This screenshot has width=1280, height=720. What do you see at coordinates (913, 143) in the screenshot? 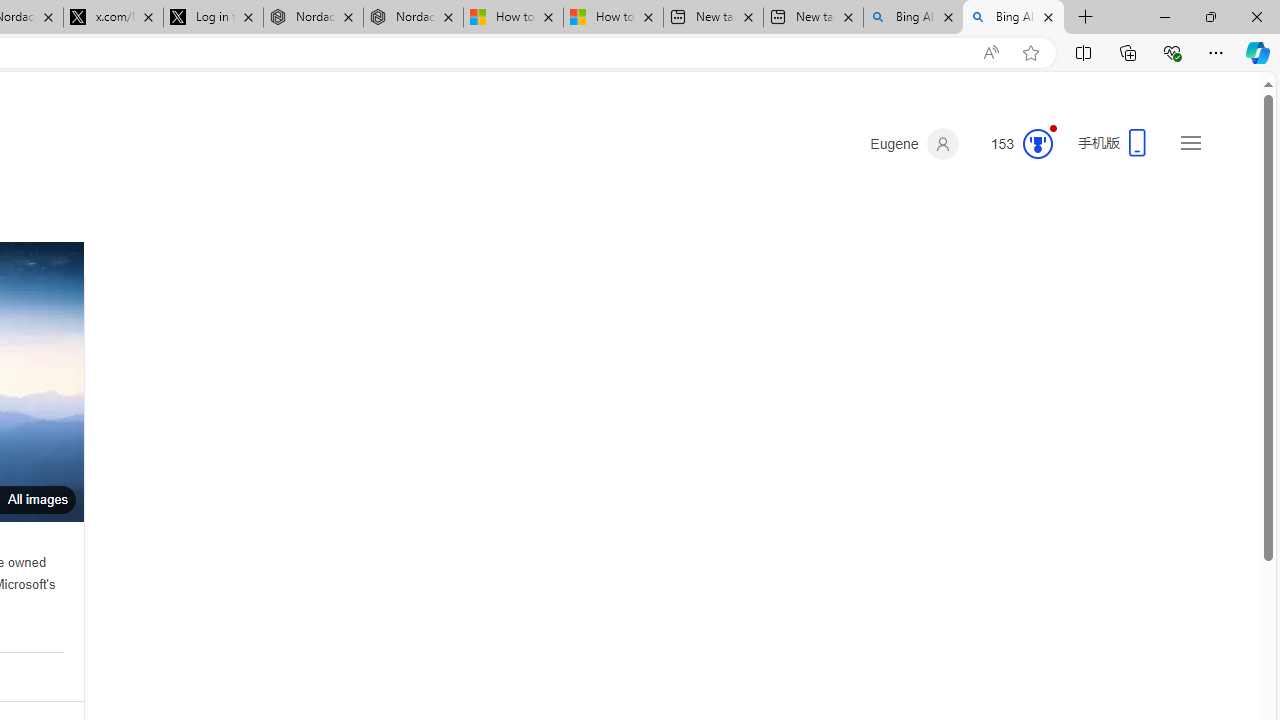
I see `'Eugene'` at bounding box center [913, 143].